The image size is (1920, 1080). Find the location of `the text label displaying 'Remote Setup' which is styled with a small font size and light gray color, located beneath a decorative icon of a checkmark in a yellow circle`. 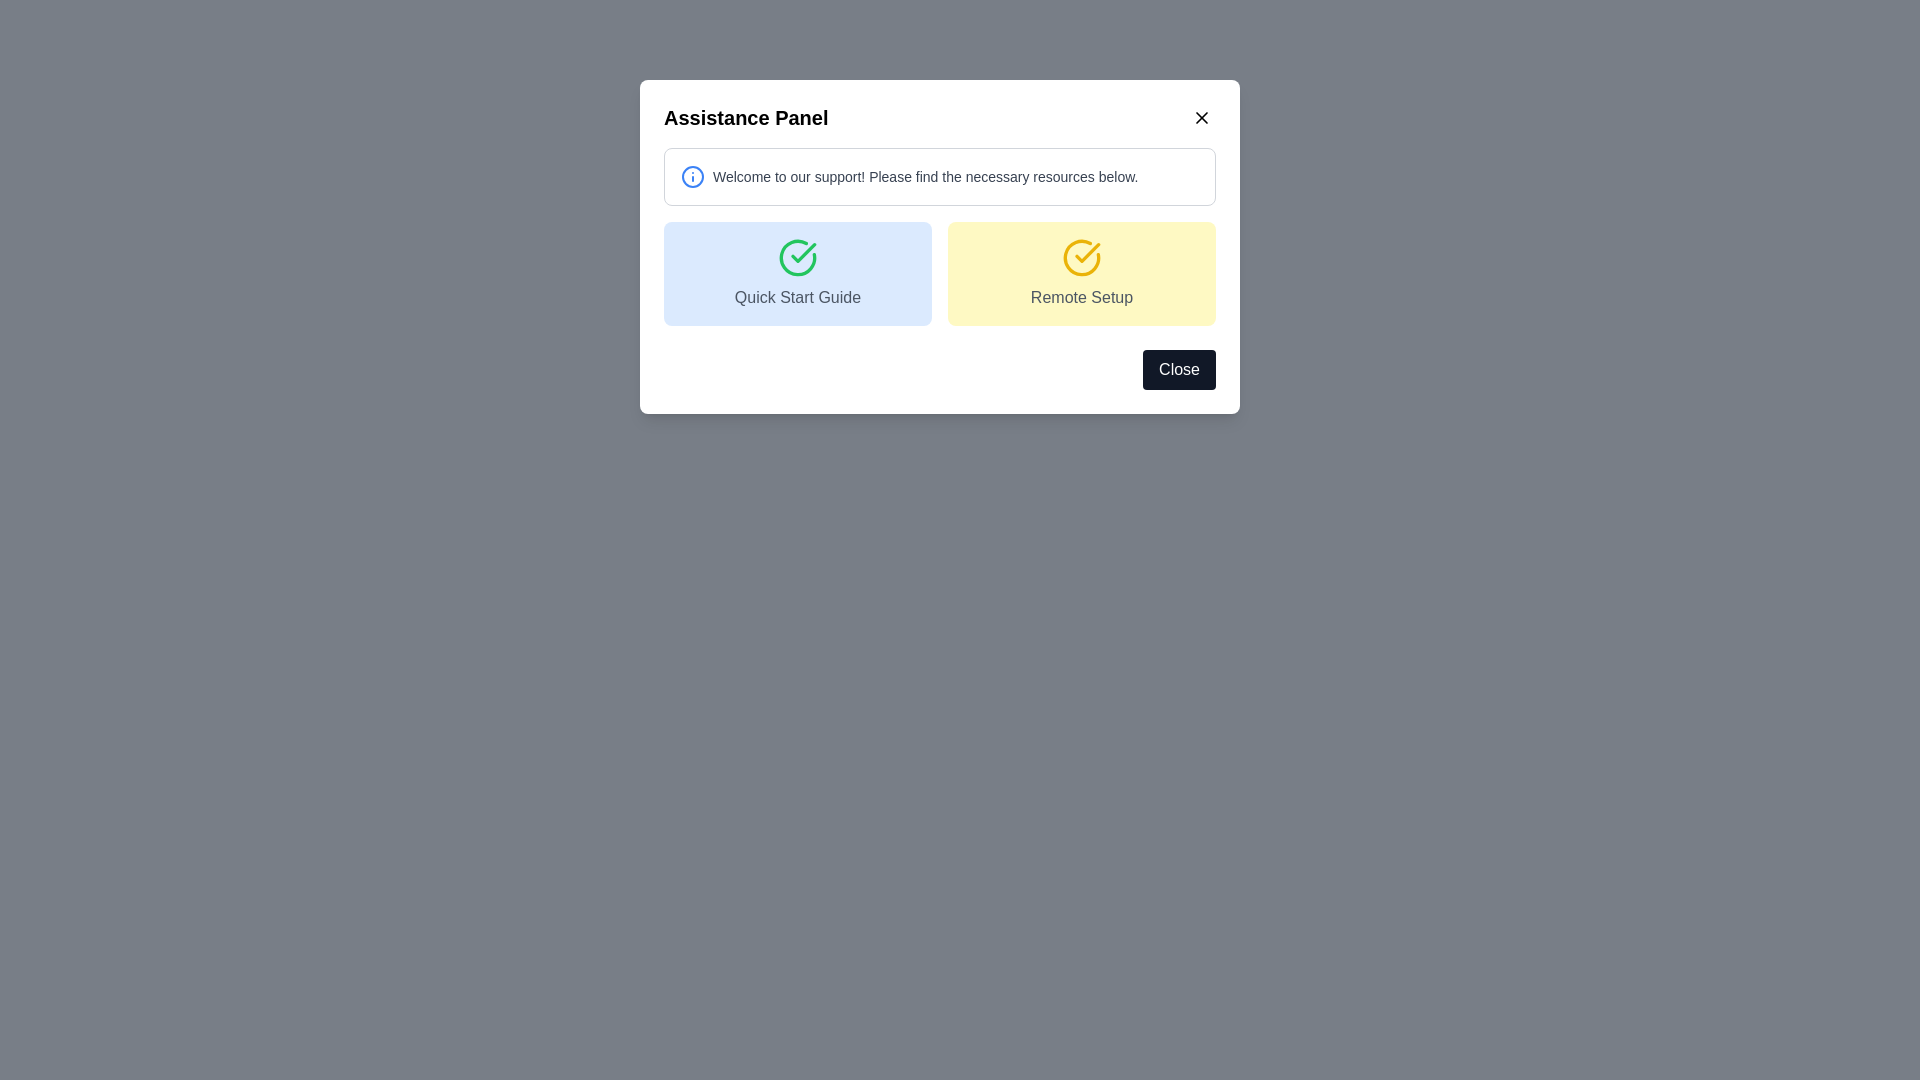

the text label displaying 'Remote Setup' which is styled with a small font size and light gray color, located beneath a decorative icon of a checkmark in a yellow circle is located at coordinates (1080, 297).